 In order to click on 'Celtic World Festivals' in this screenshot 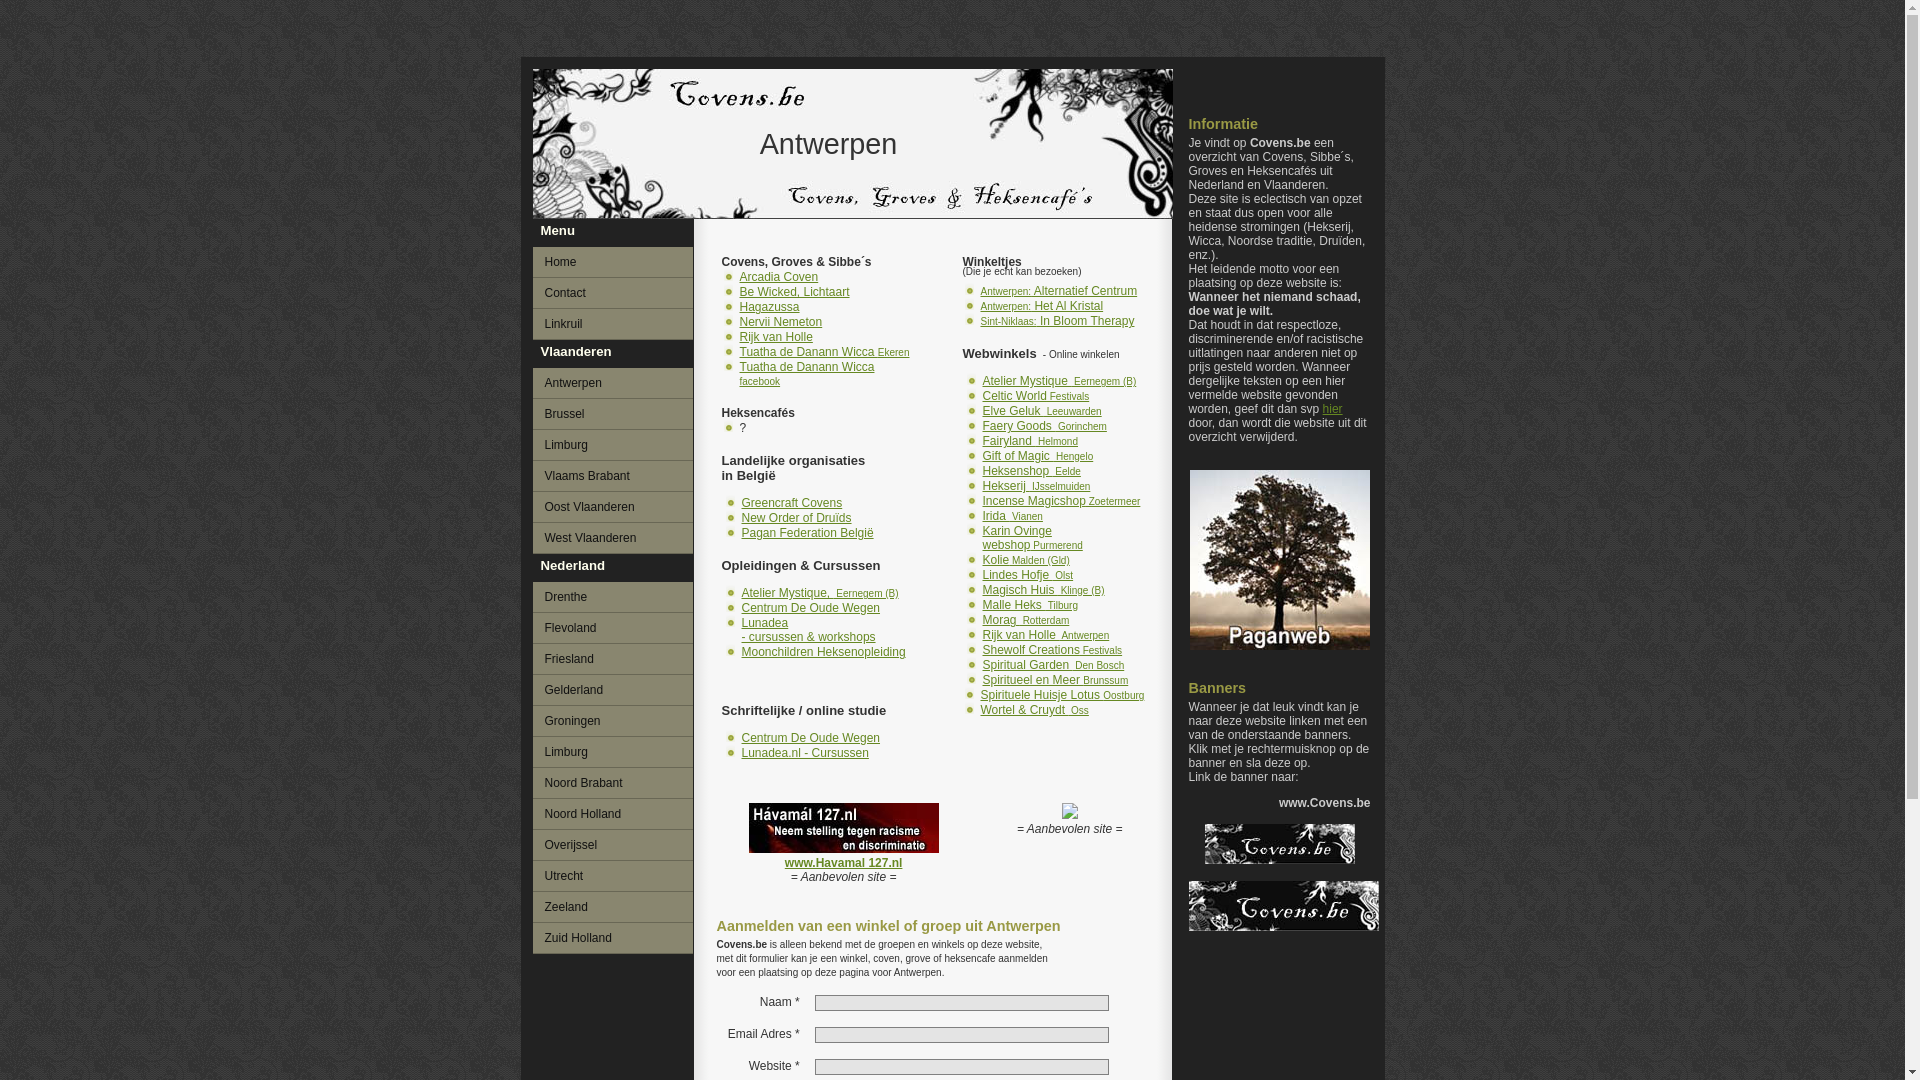, I will do `click(1035, 396)`.